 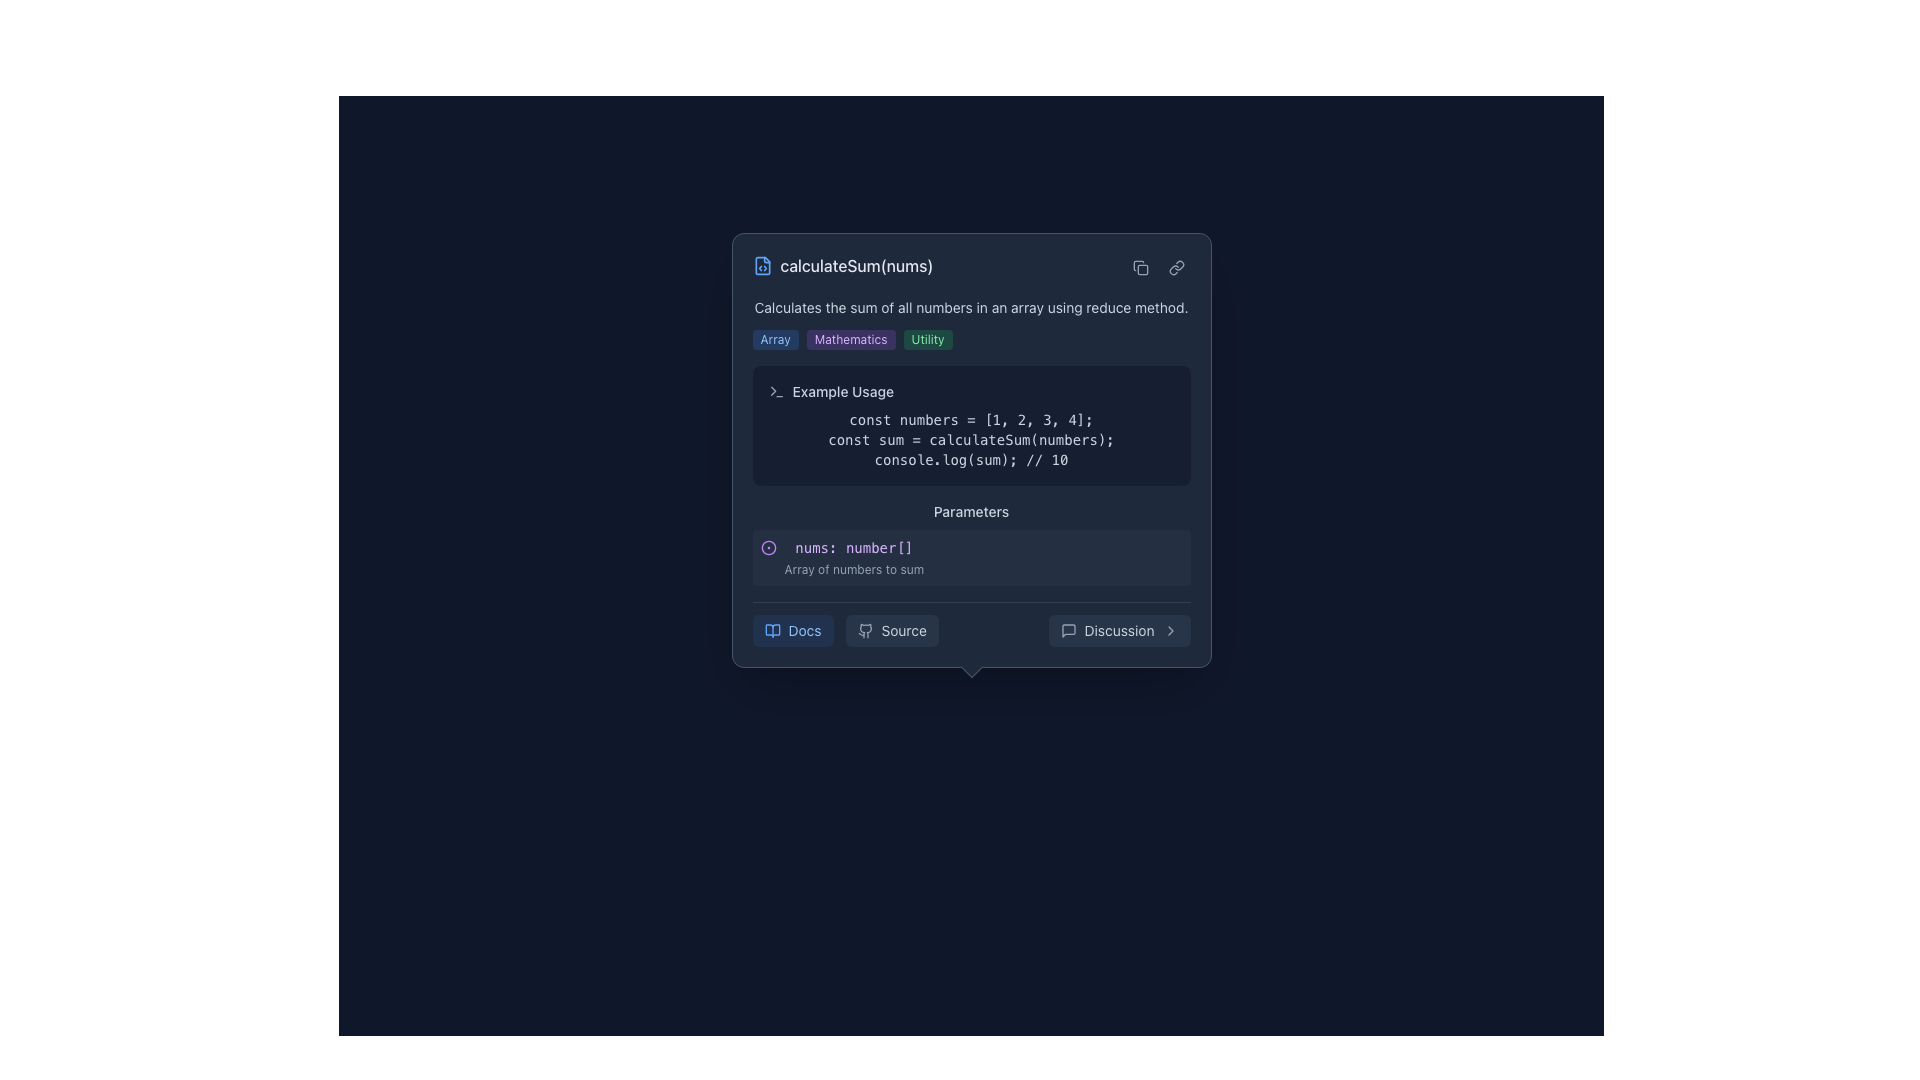 What do you see at coordinates (845, 631) in the screenshot?
I see `the 'Docs' button in the Button Group located at the bottom left of the card interface` at bounding box center [845, 631].